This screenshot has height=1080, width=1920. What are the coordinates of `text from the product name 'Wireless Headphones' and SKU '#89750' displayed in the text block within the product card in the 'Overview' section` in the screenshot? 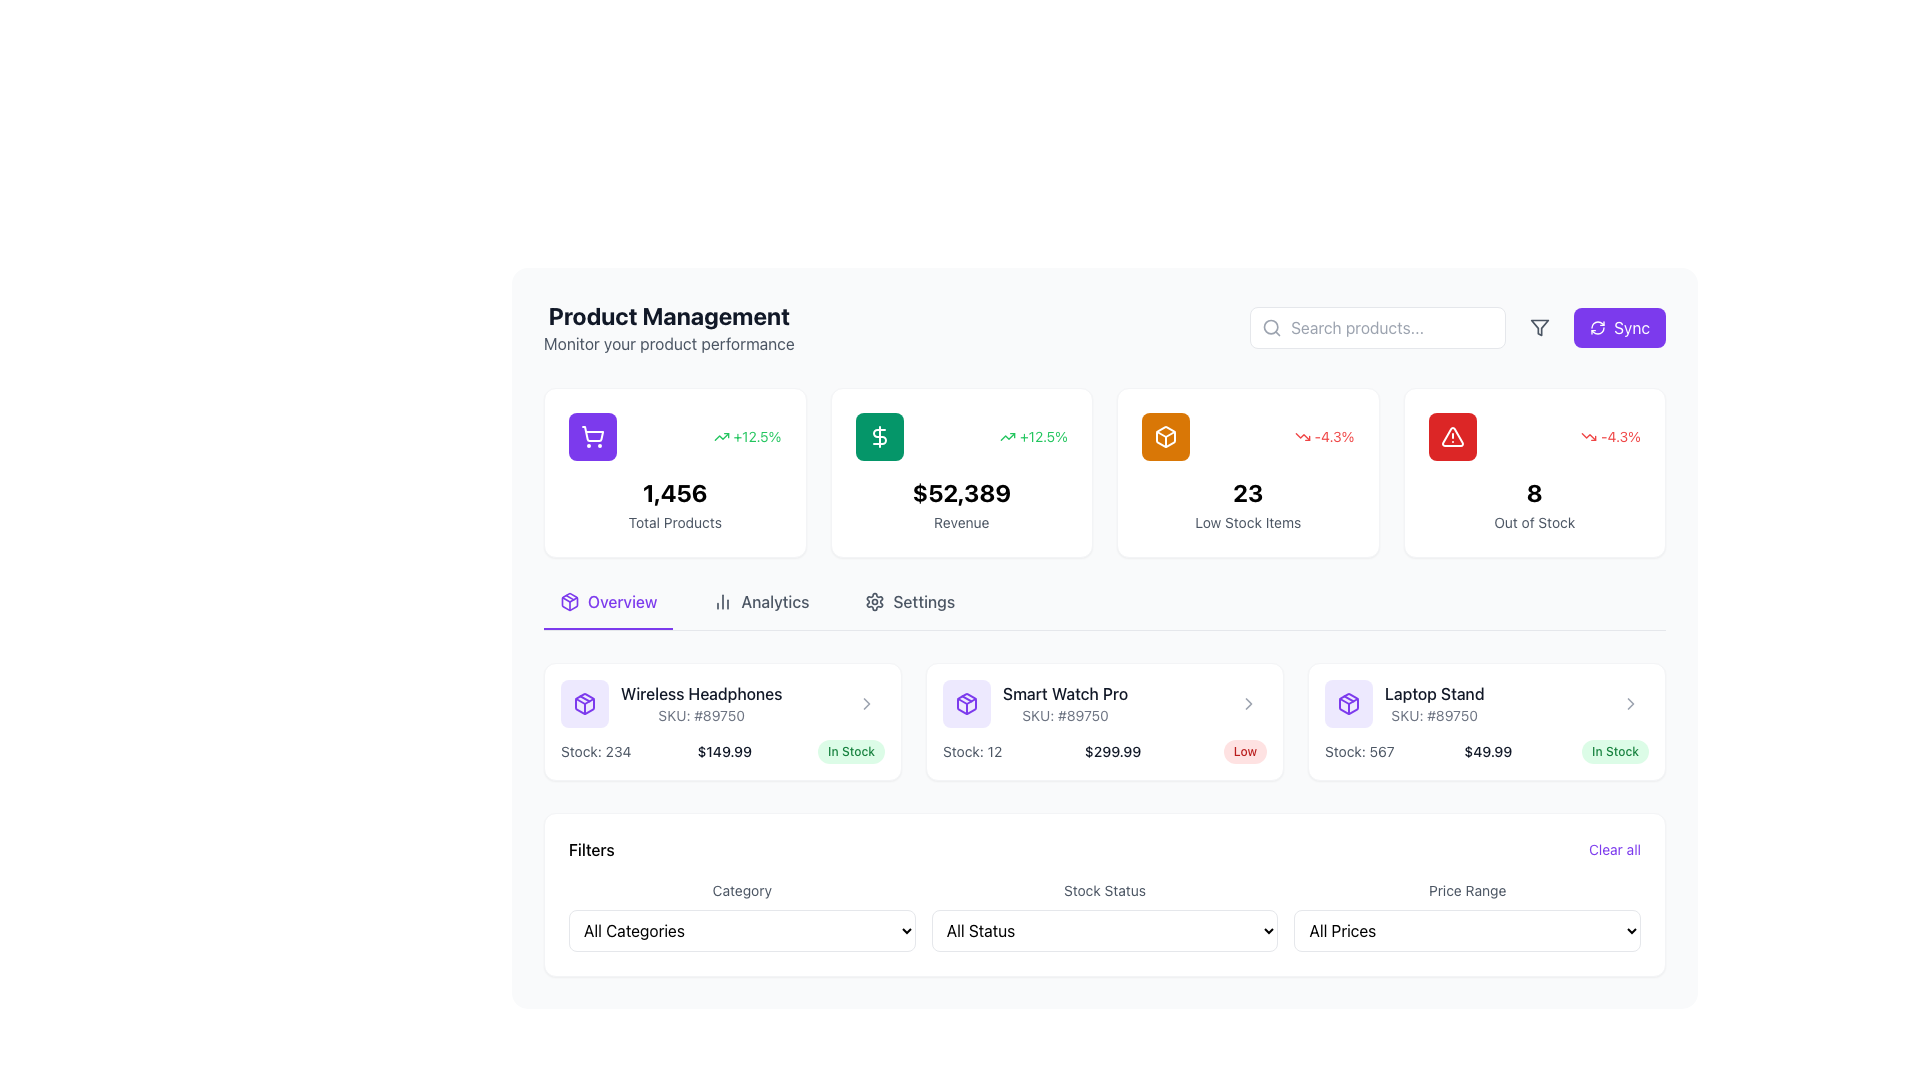 It's located at (671, 703).